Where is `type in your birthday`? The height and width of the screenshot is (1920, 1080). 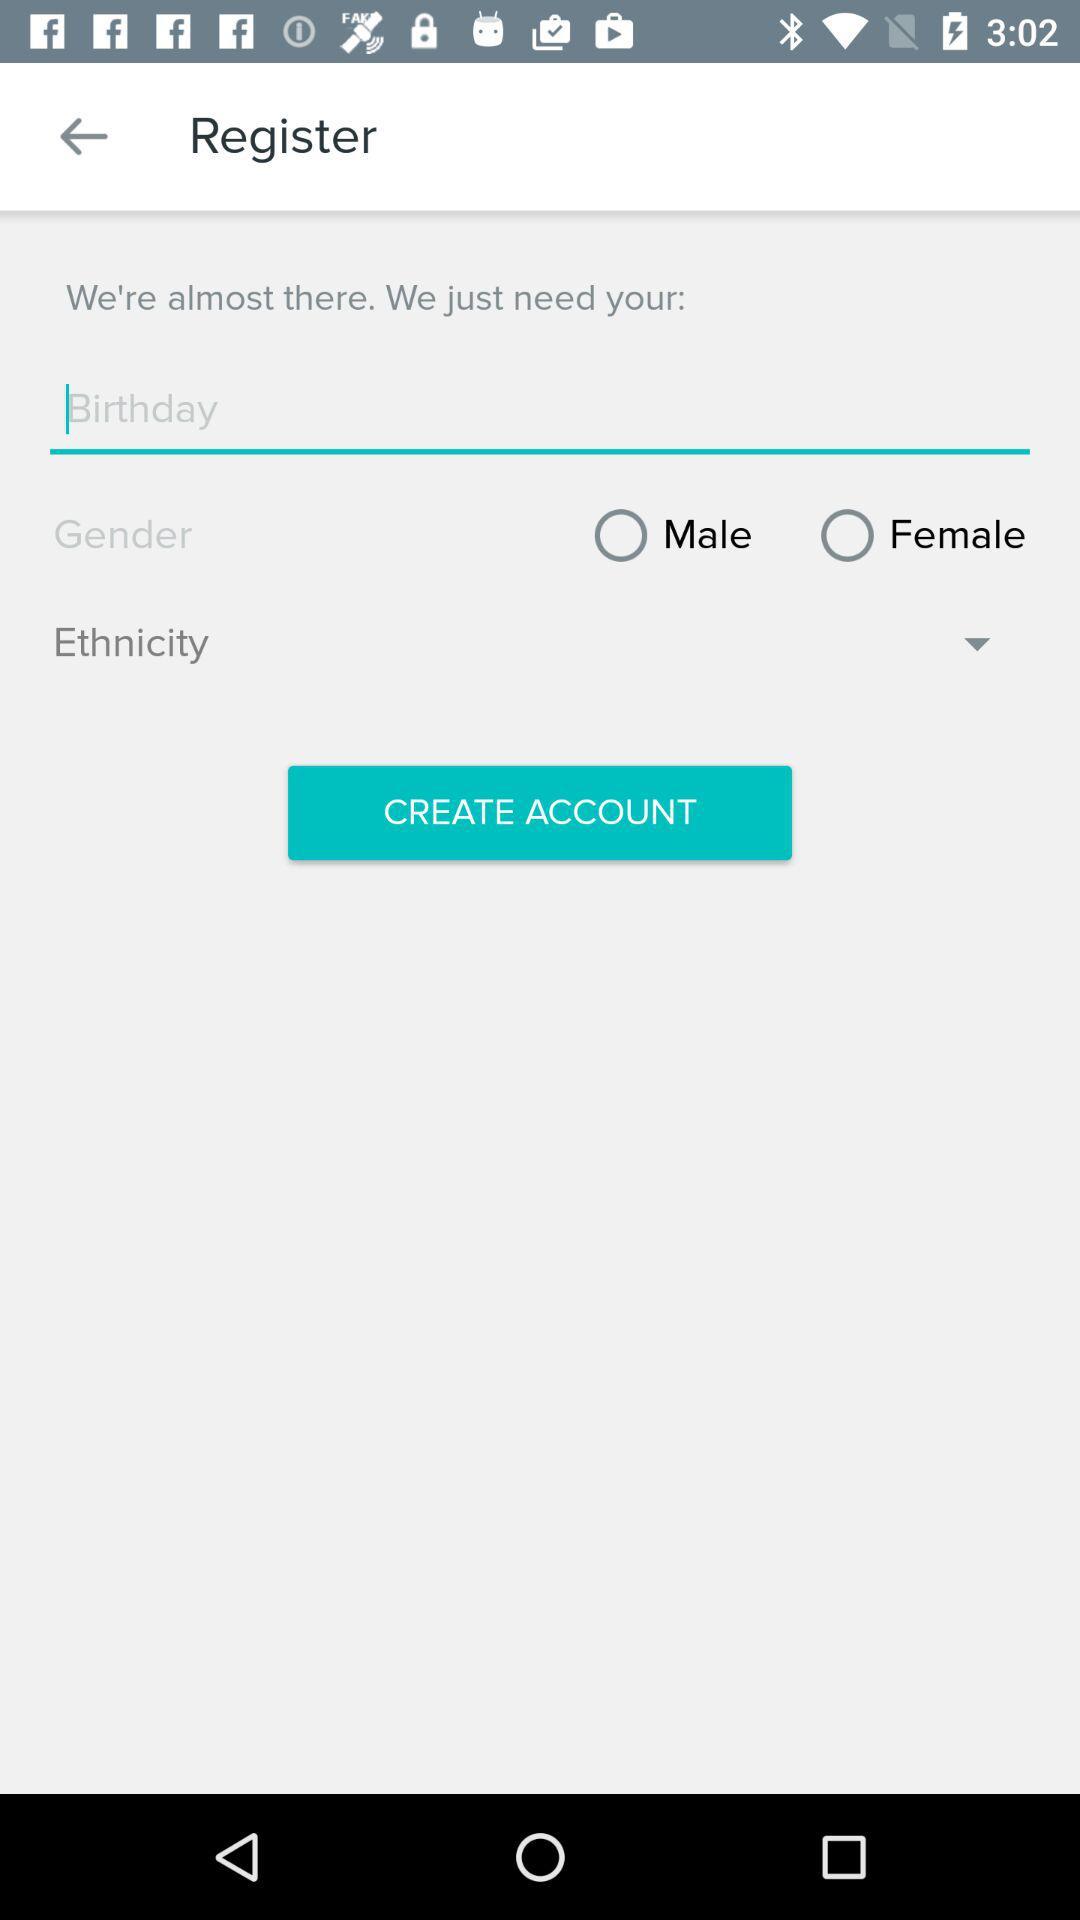
type in your birthday is located at coordinates (540, 408).